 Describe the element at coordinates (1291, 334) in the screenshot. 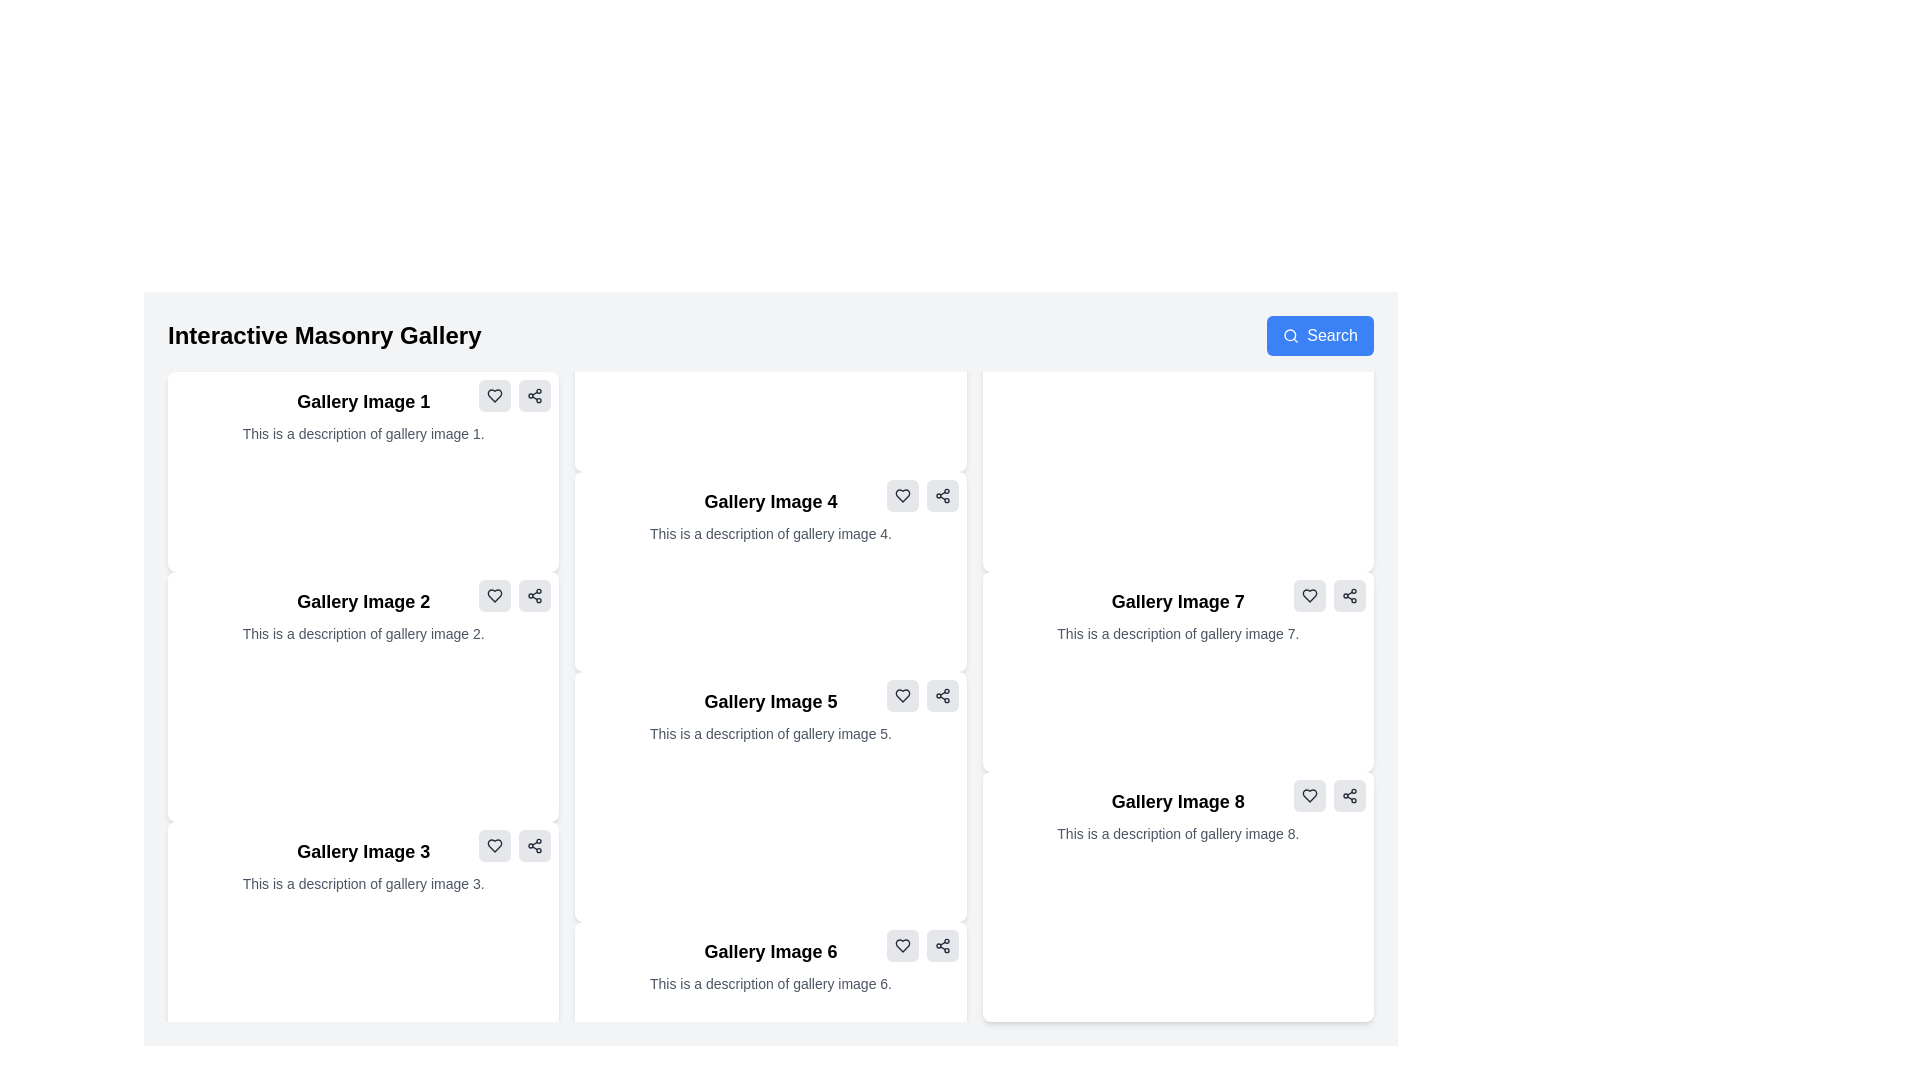

I see `the search icon located within the 'Search' button at the upper right corner of the interface` at that location.